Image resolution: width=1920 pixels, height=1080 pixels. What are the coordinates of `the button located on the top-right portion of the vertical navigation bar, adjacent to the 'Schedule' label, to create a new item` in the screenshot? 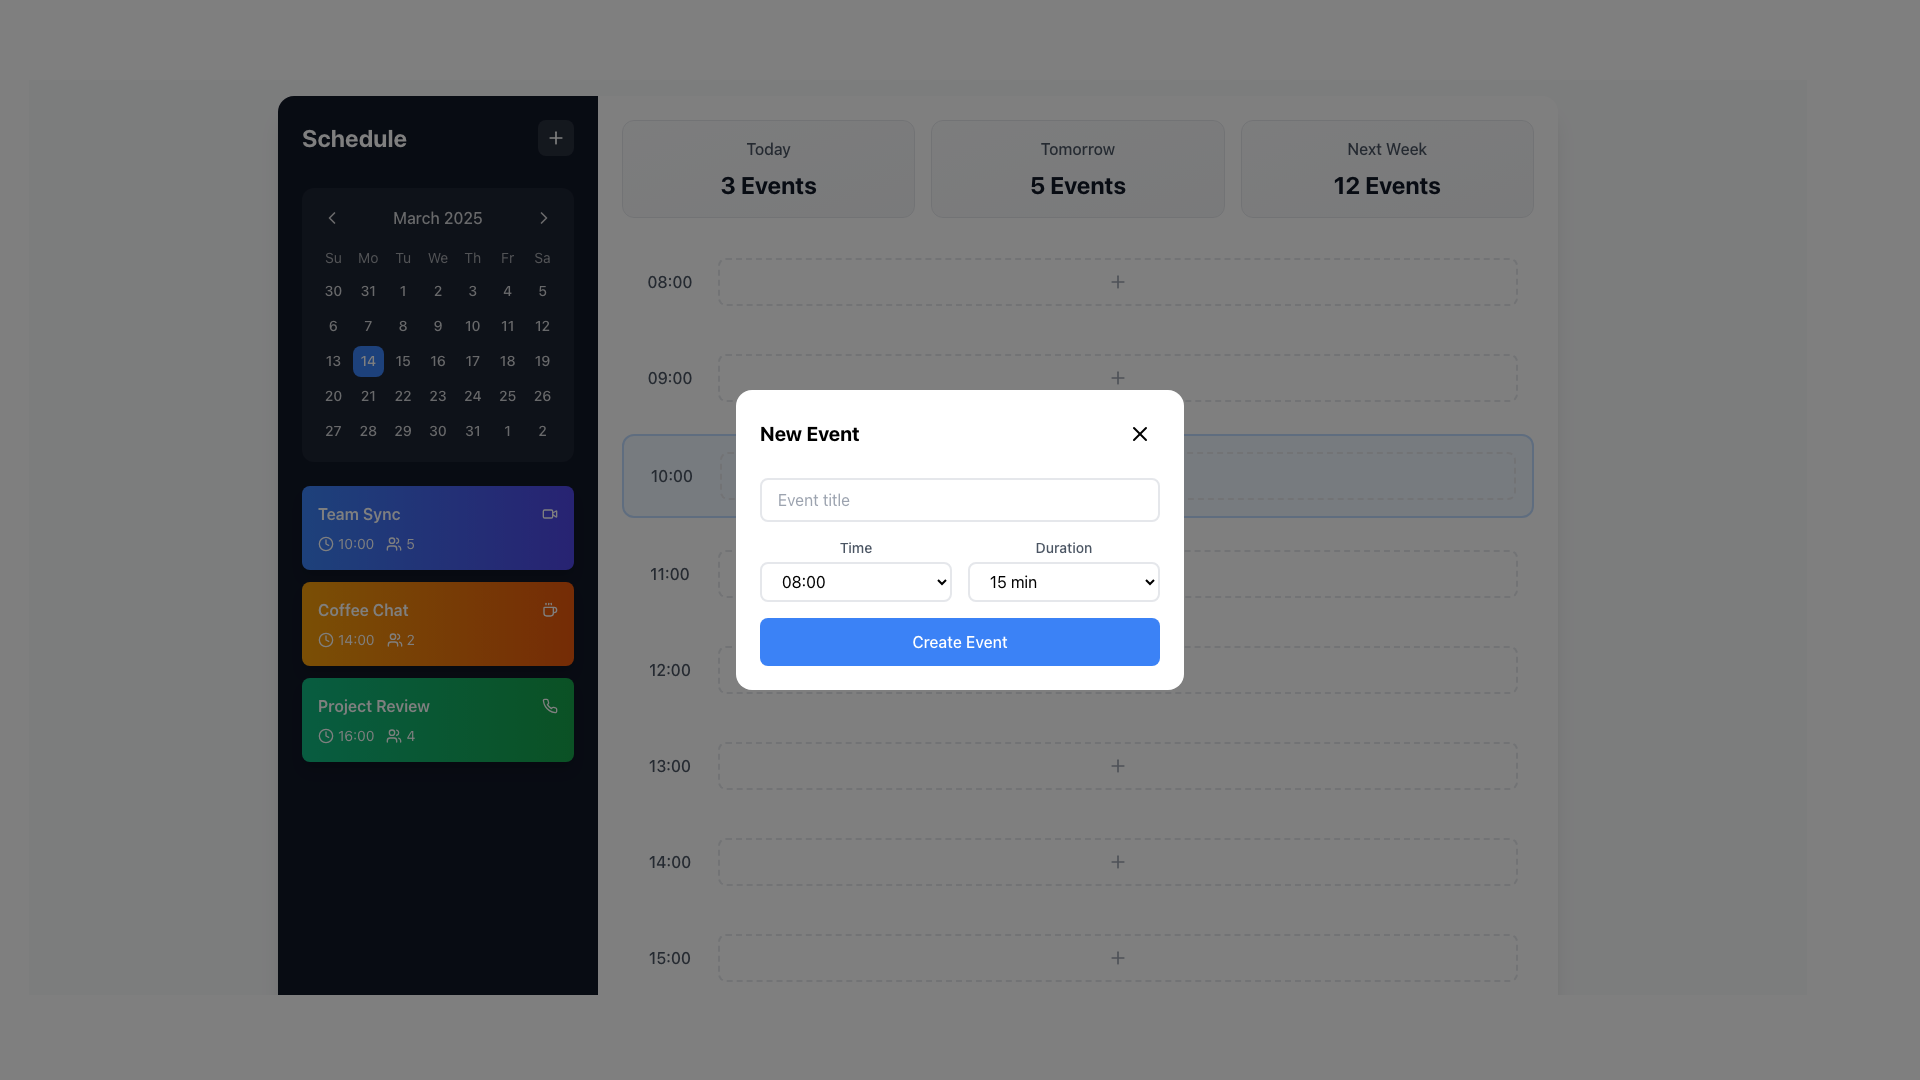 It's located at (556, 137).